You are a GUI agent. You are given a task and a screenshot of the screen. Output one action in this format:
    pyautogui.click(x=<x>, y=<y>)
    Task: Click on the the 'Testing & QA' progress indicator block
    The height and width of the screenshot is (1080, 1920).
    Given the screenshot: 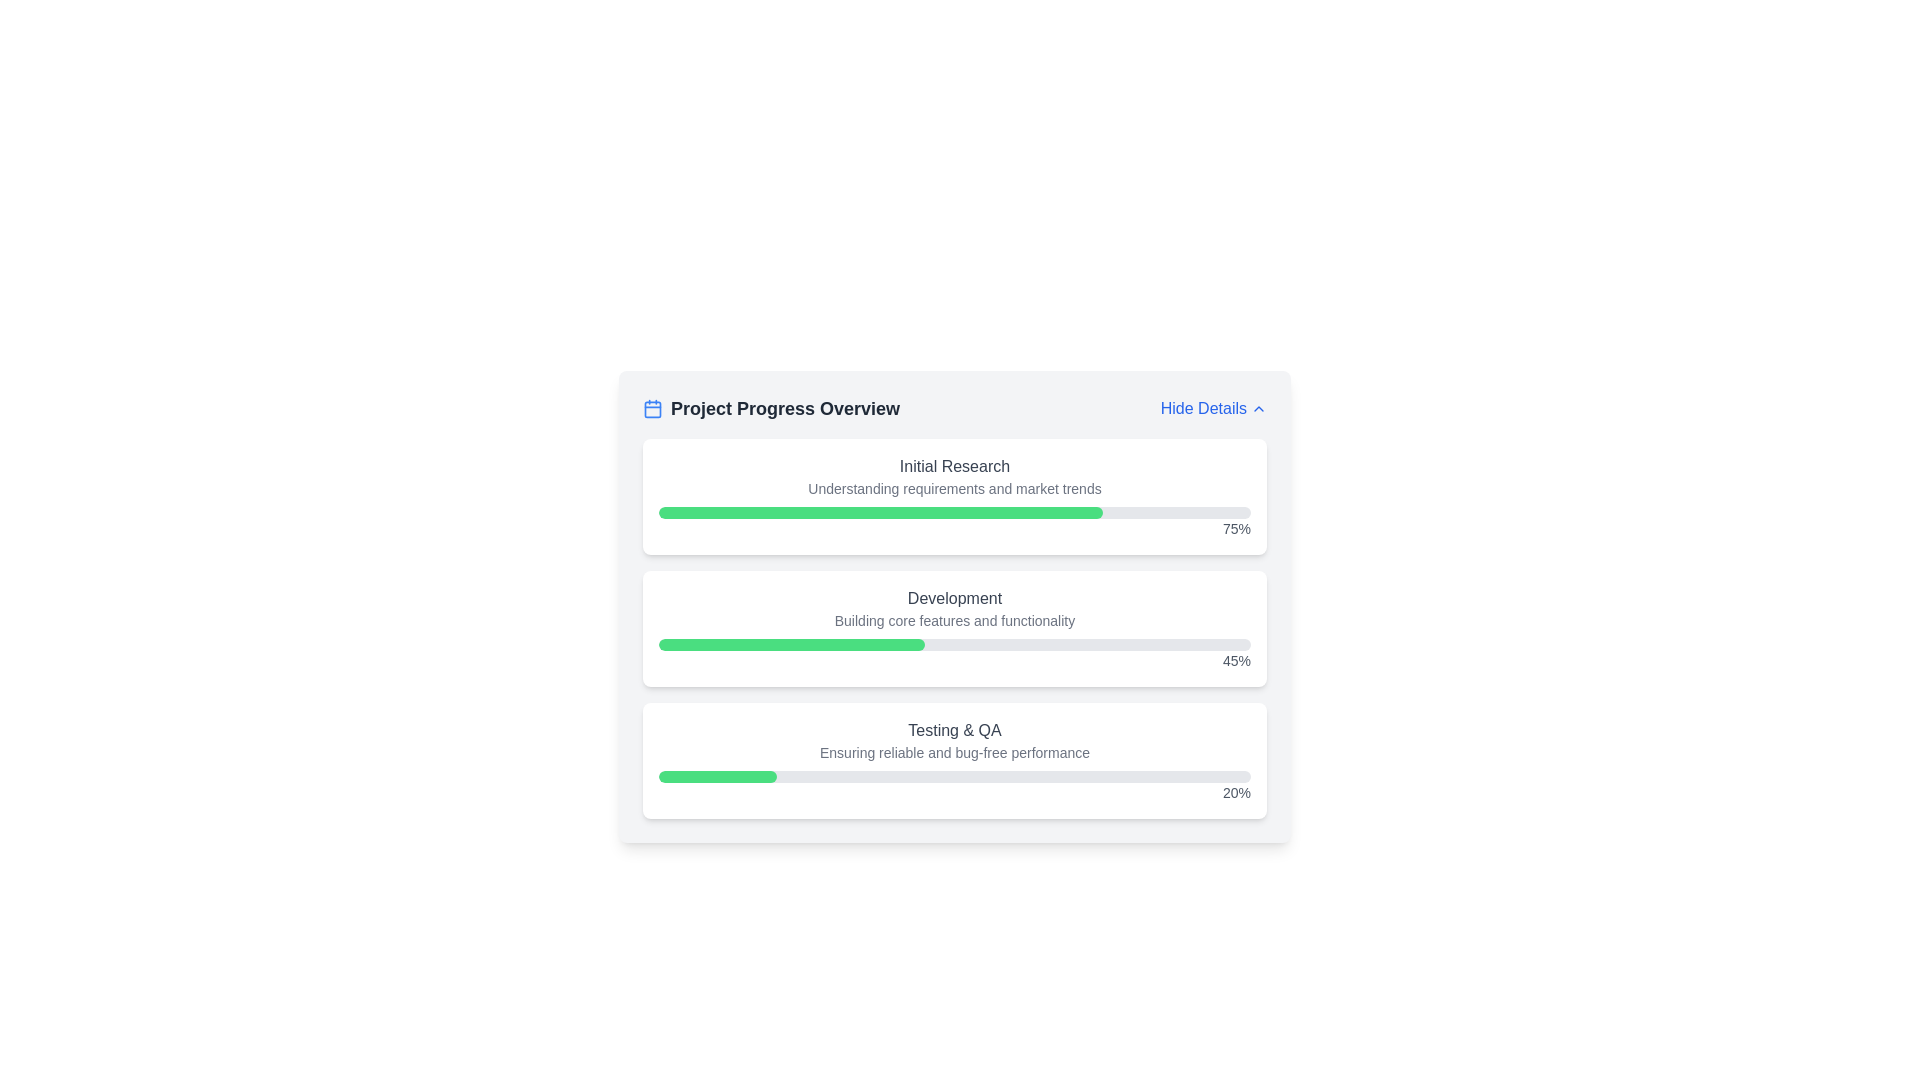 What is the action you would take?
    pyautogui.click(x=954, y=760)
    